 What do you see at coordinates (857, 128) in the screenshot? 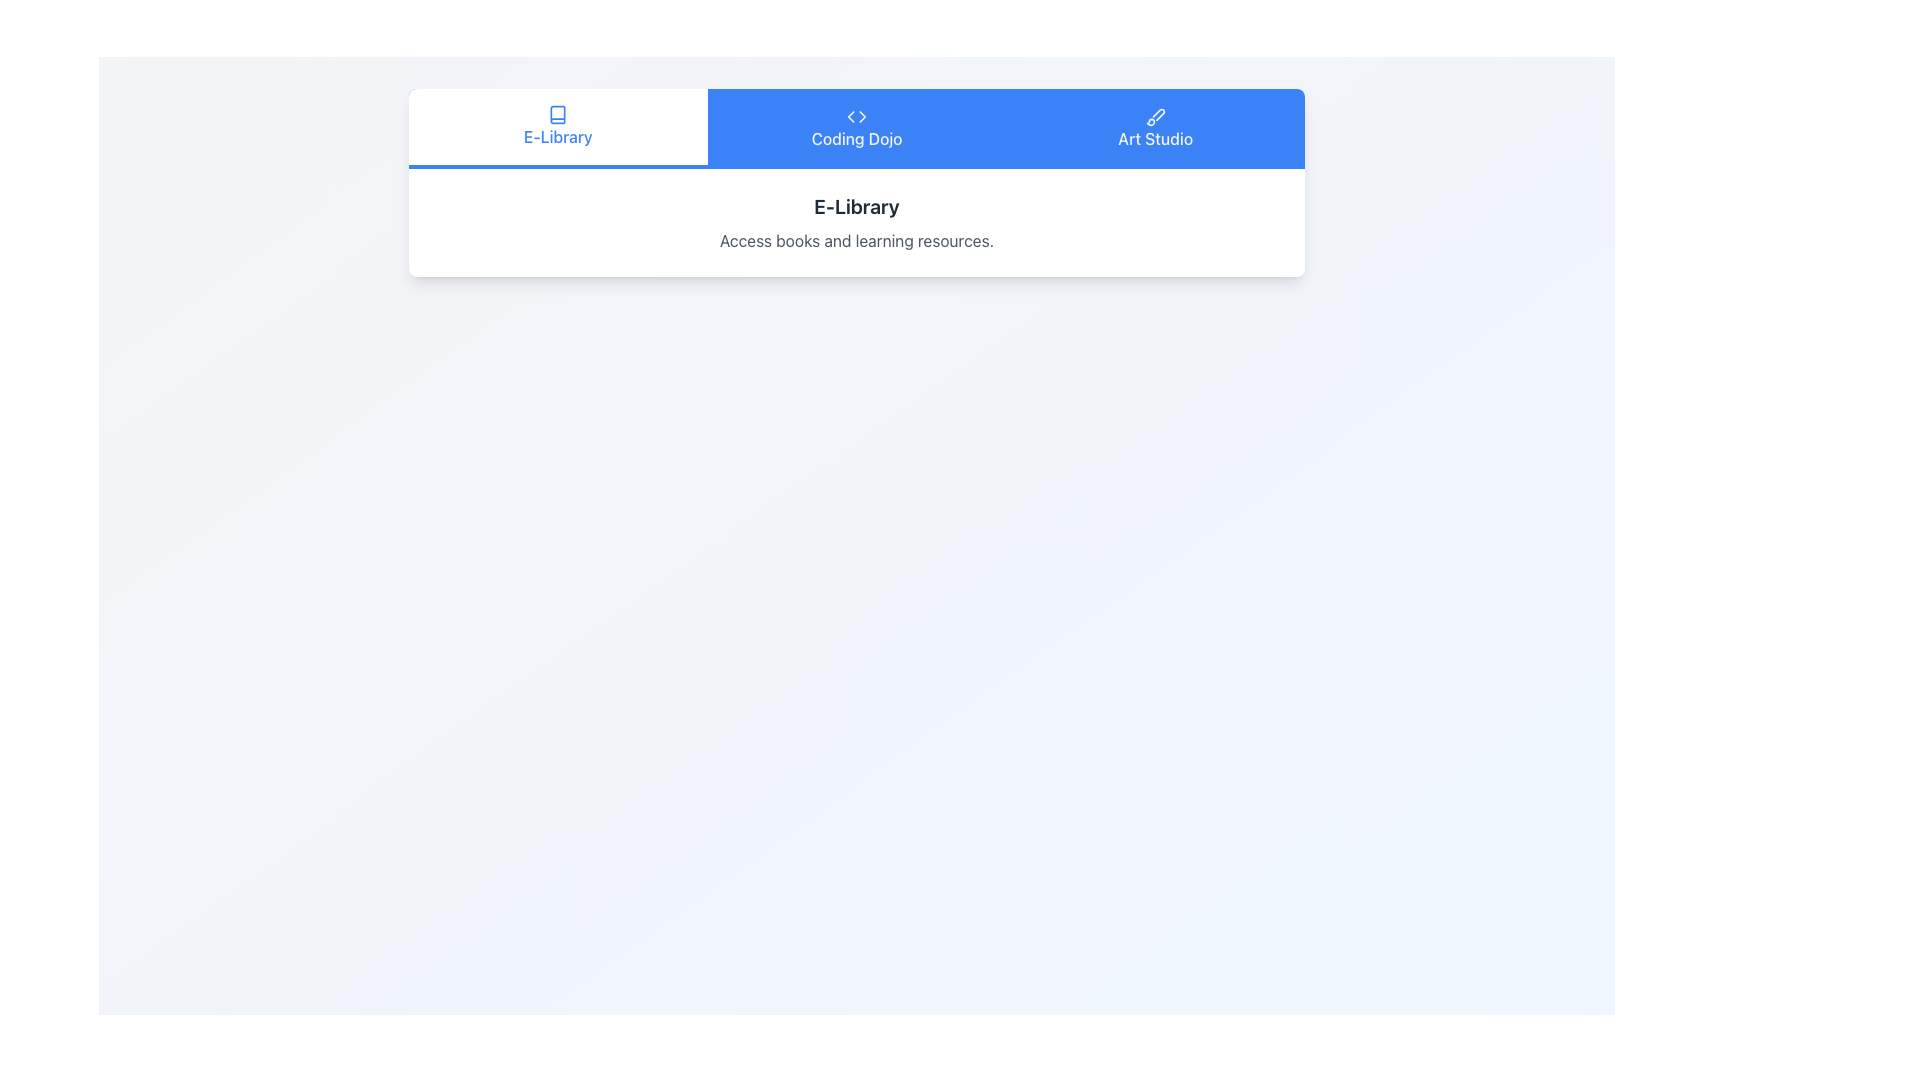
I see `the 'Coding Dojo' tab in the navigation bar` at bounding box center [857, 128].